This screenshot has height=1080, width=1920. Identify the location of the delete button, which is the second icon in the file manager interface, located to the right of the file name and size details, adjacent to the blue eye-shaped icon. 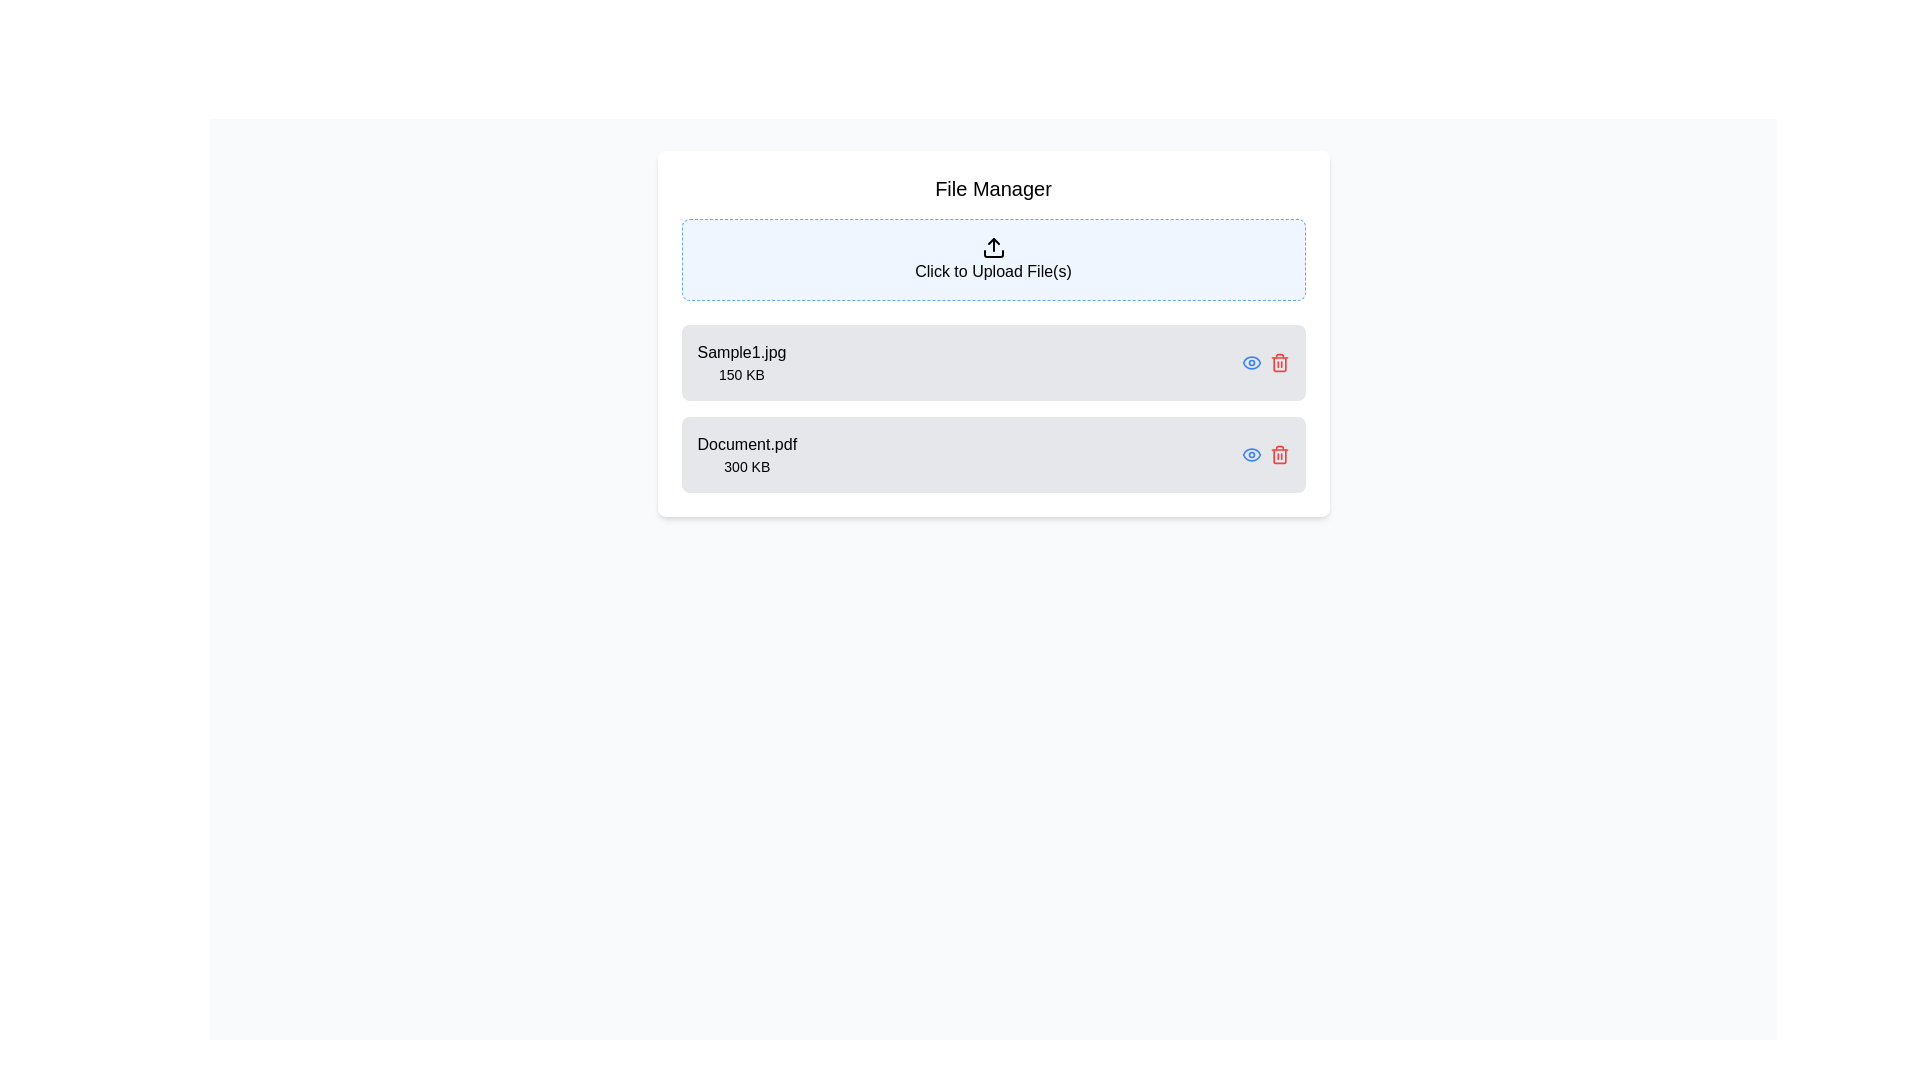
(1278, 362).